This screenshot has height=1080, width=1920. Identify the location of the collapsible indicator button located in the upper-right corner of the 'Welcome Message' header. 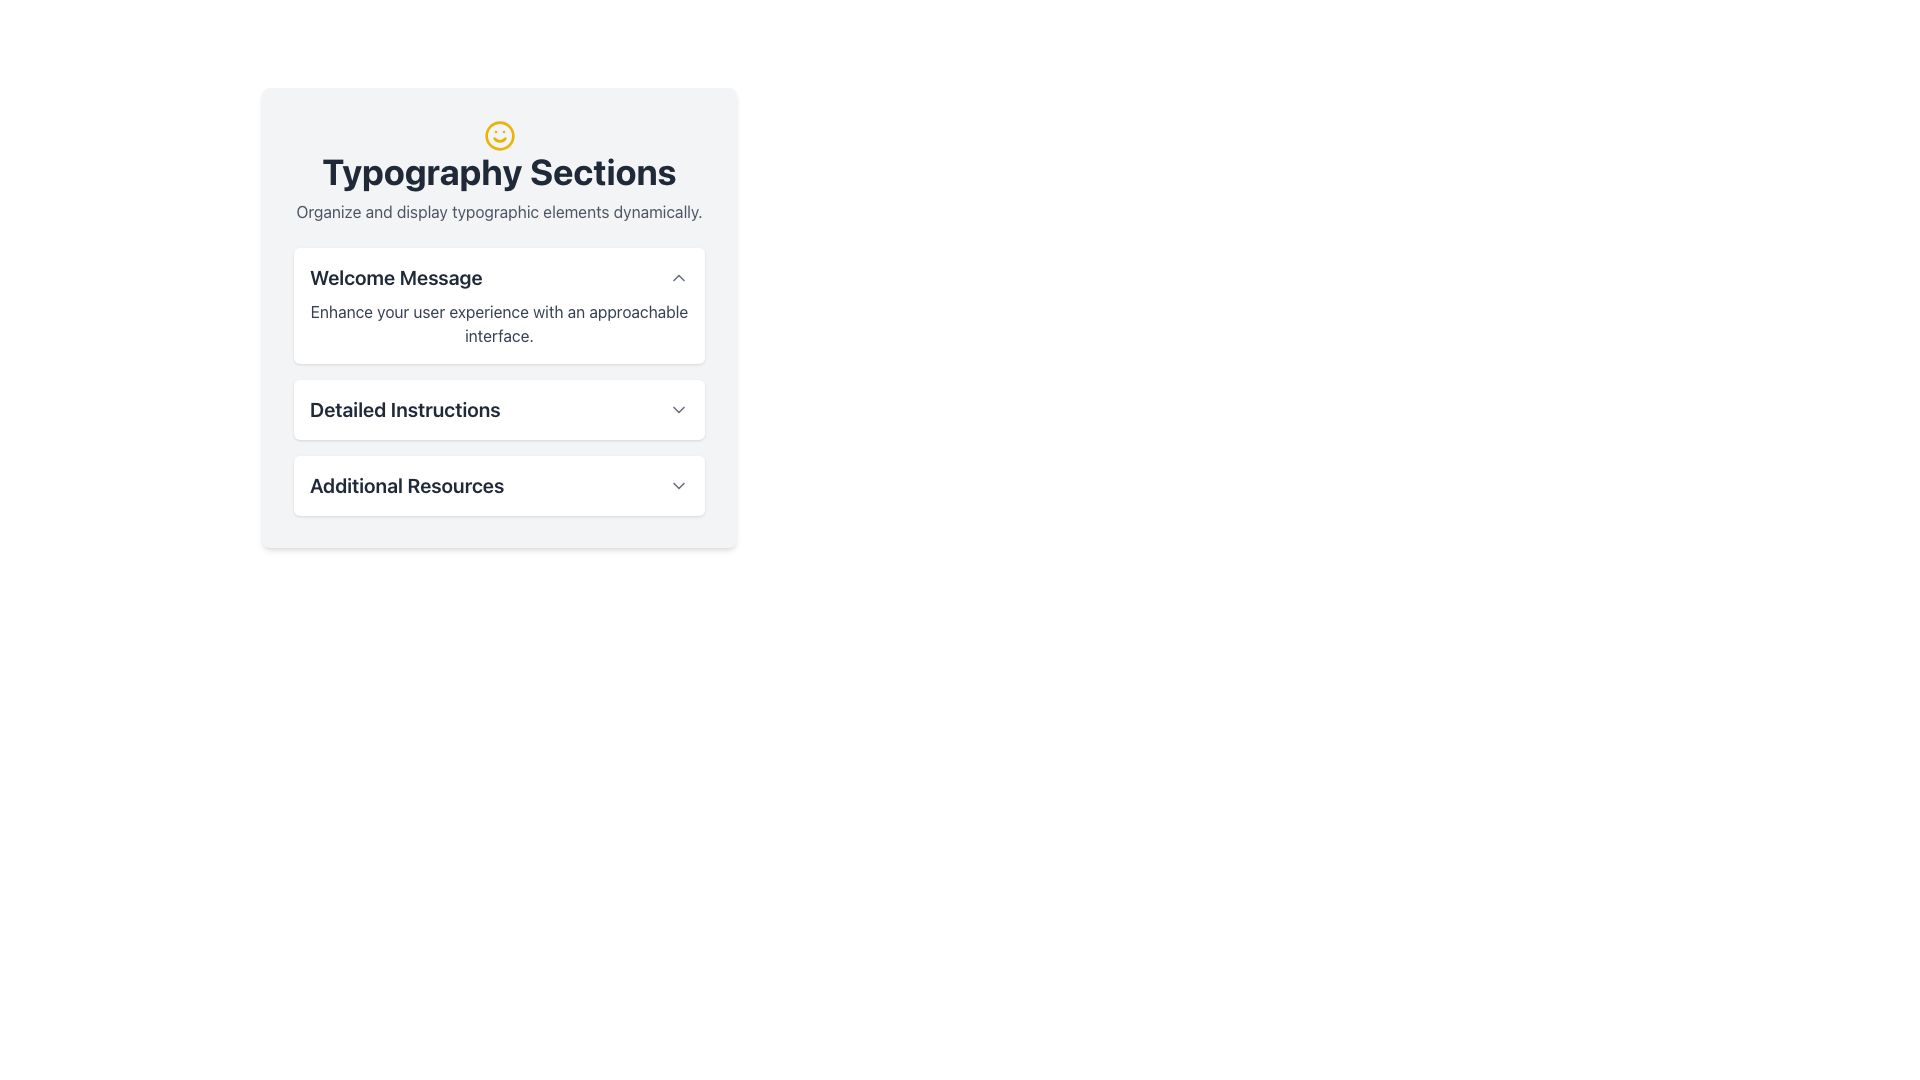
(678, 277).